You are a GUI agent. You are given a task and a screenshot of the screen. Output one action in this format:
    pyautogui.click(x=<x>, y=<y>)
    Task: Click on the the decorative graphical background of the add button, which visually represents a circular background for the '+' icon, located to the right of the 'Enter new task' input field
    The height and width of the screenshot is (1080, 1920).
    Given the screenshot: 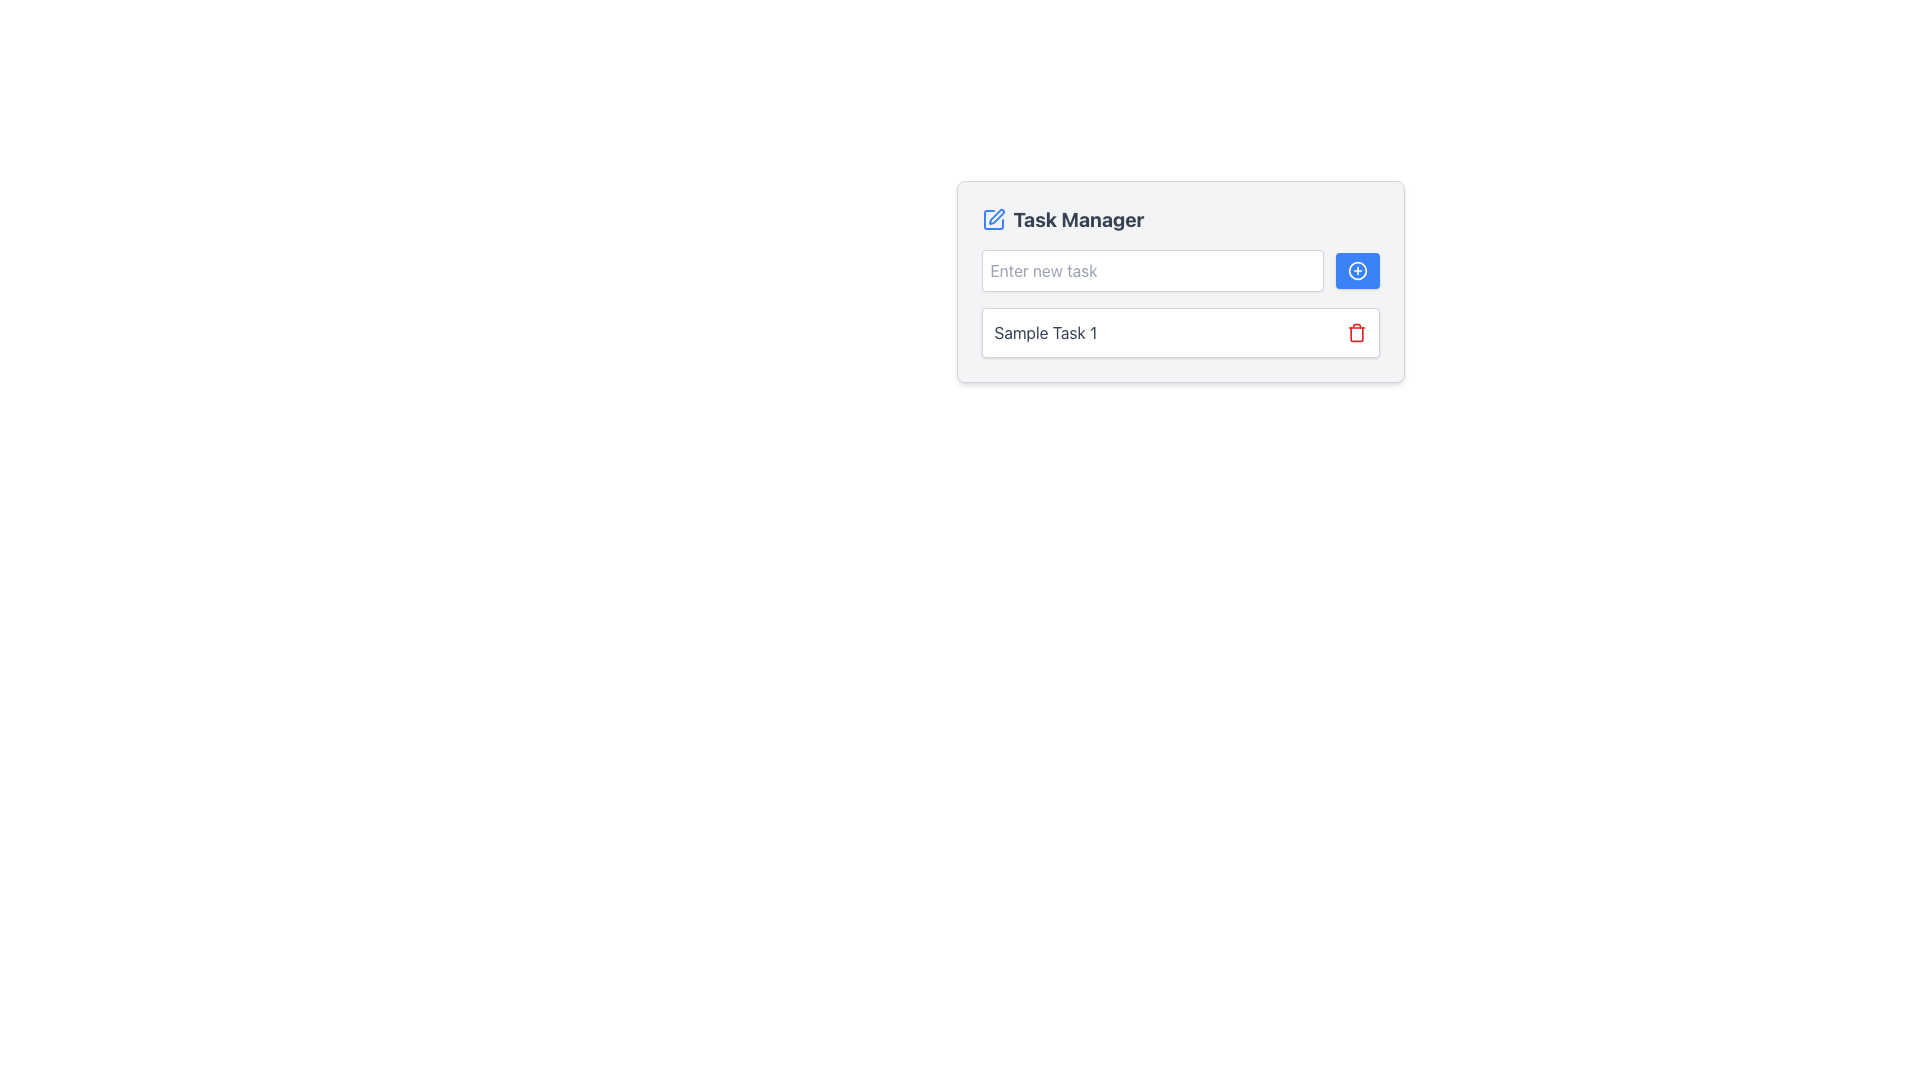 What is the action you would take?
    pyautogui.click(x=1357, y=270)
    